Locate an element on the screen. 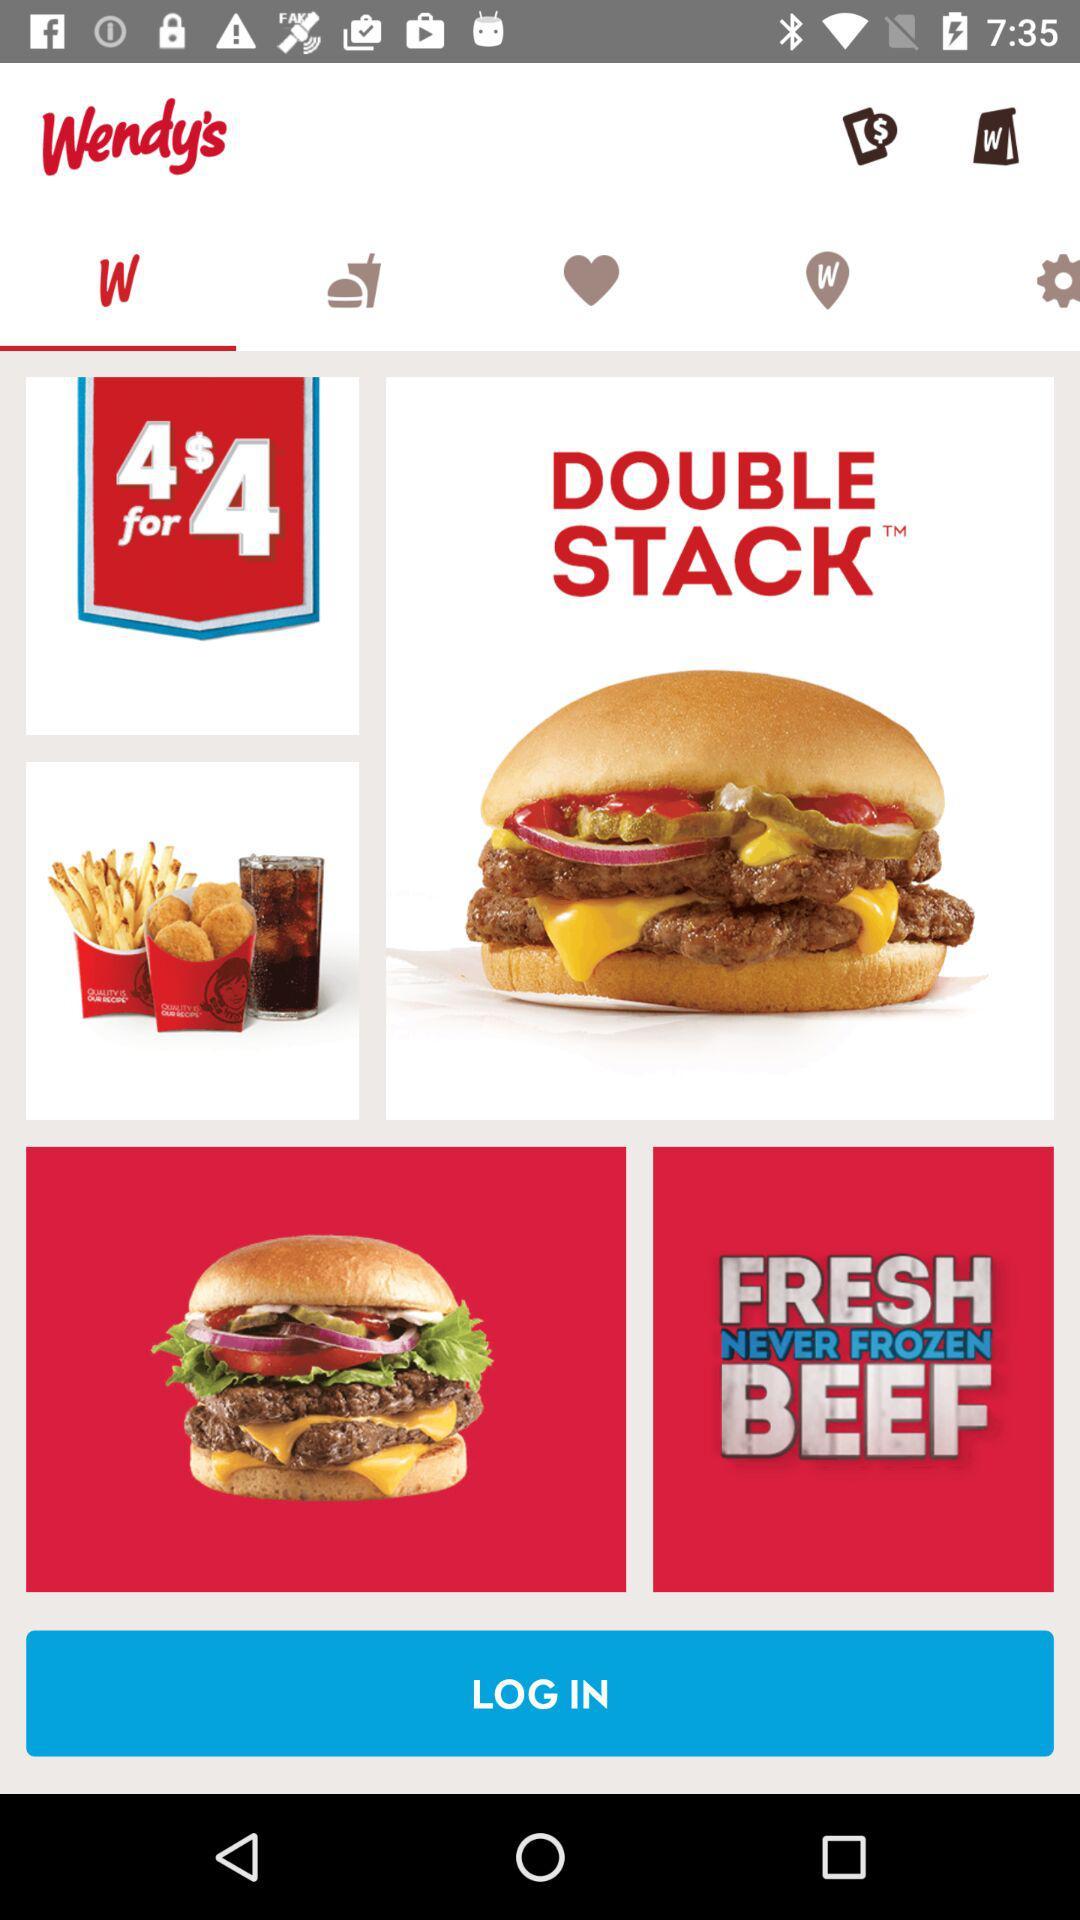 Image resolution: width=1080 pixels, height=1920 pixels. wishlist the item is located at coordinates (589, 279).